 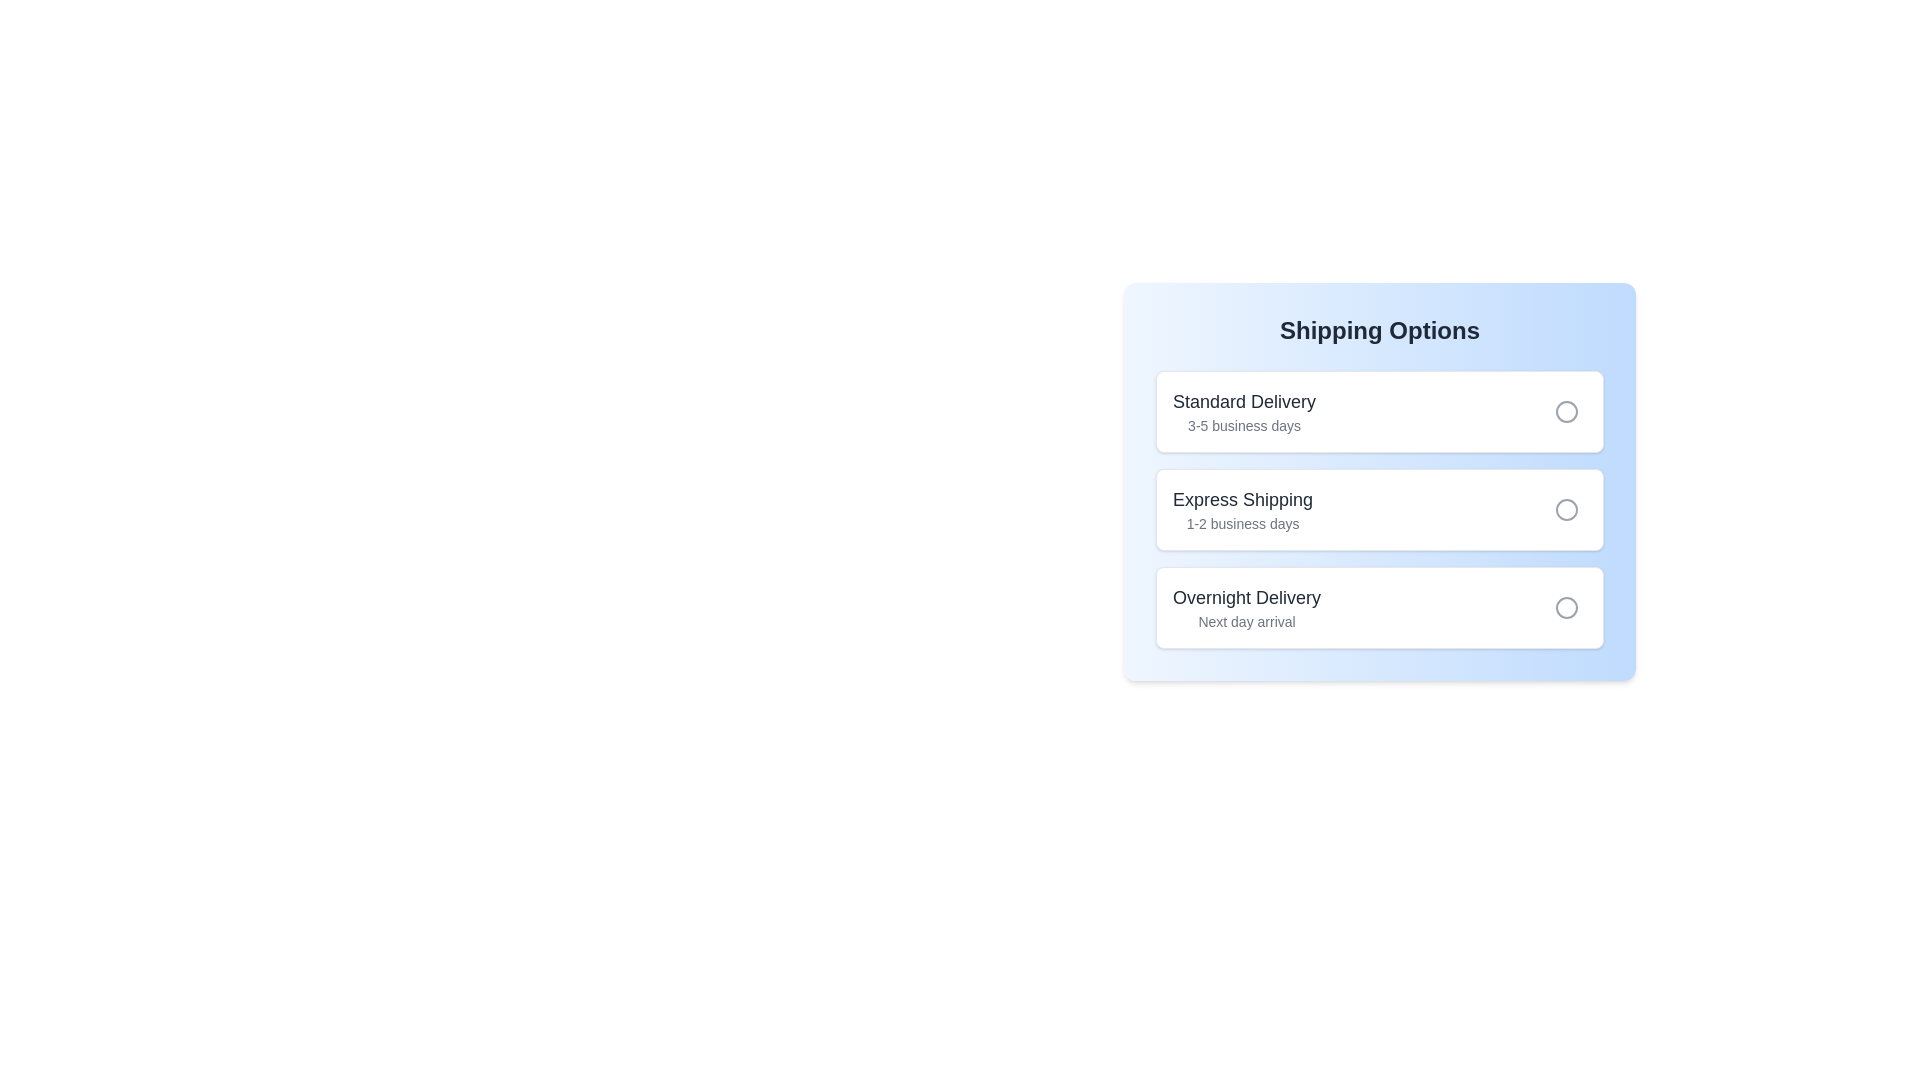 I want to click on the 'Standard Delivery' text label, so click(x=1243, y=411).